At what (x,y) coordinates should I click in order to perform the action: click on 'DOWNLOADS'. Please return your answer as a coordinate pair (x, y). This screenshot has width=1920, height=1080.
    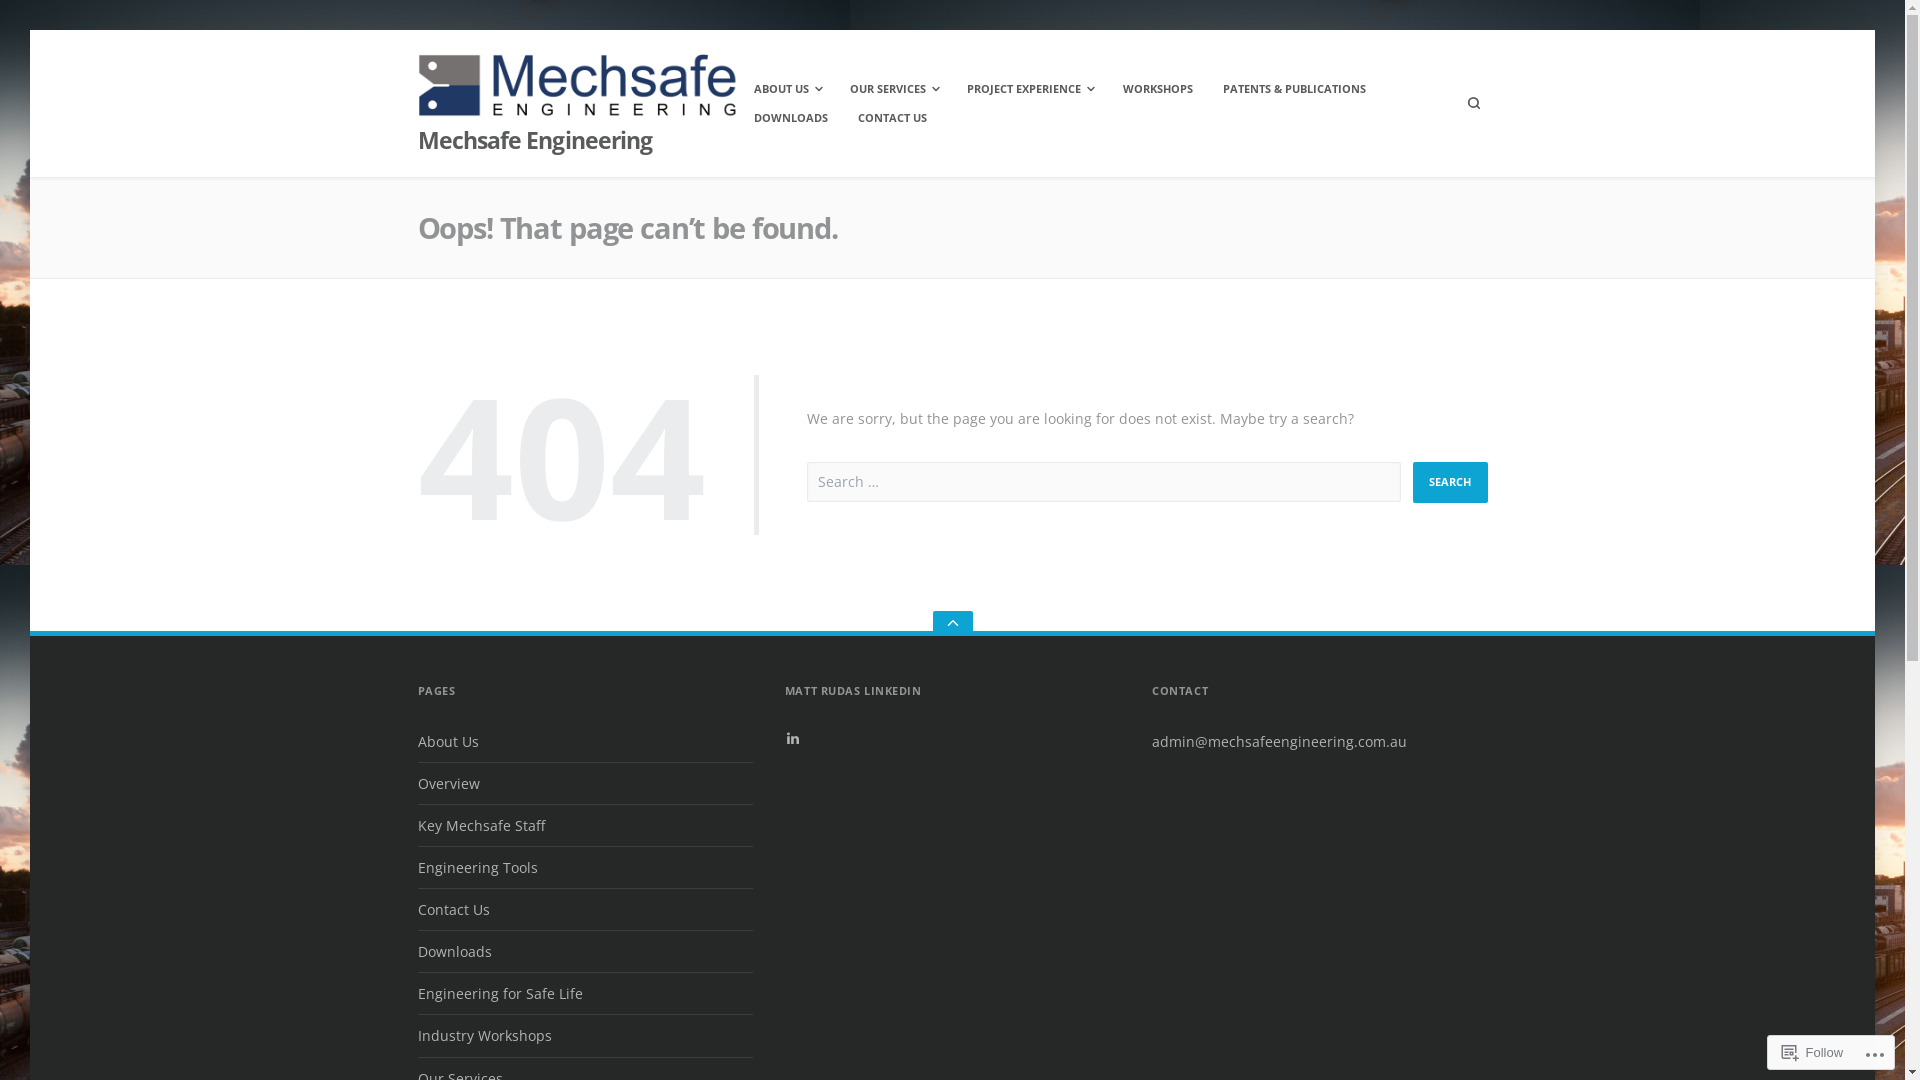
    Looking at the image, I should click on (790, 118).